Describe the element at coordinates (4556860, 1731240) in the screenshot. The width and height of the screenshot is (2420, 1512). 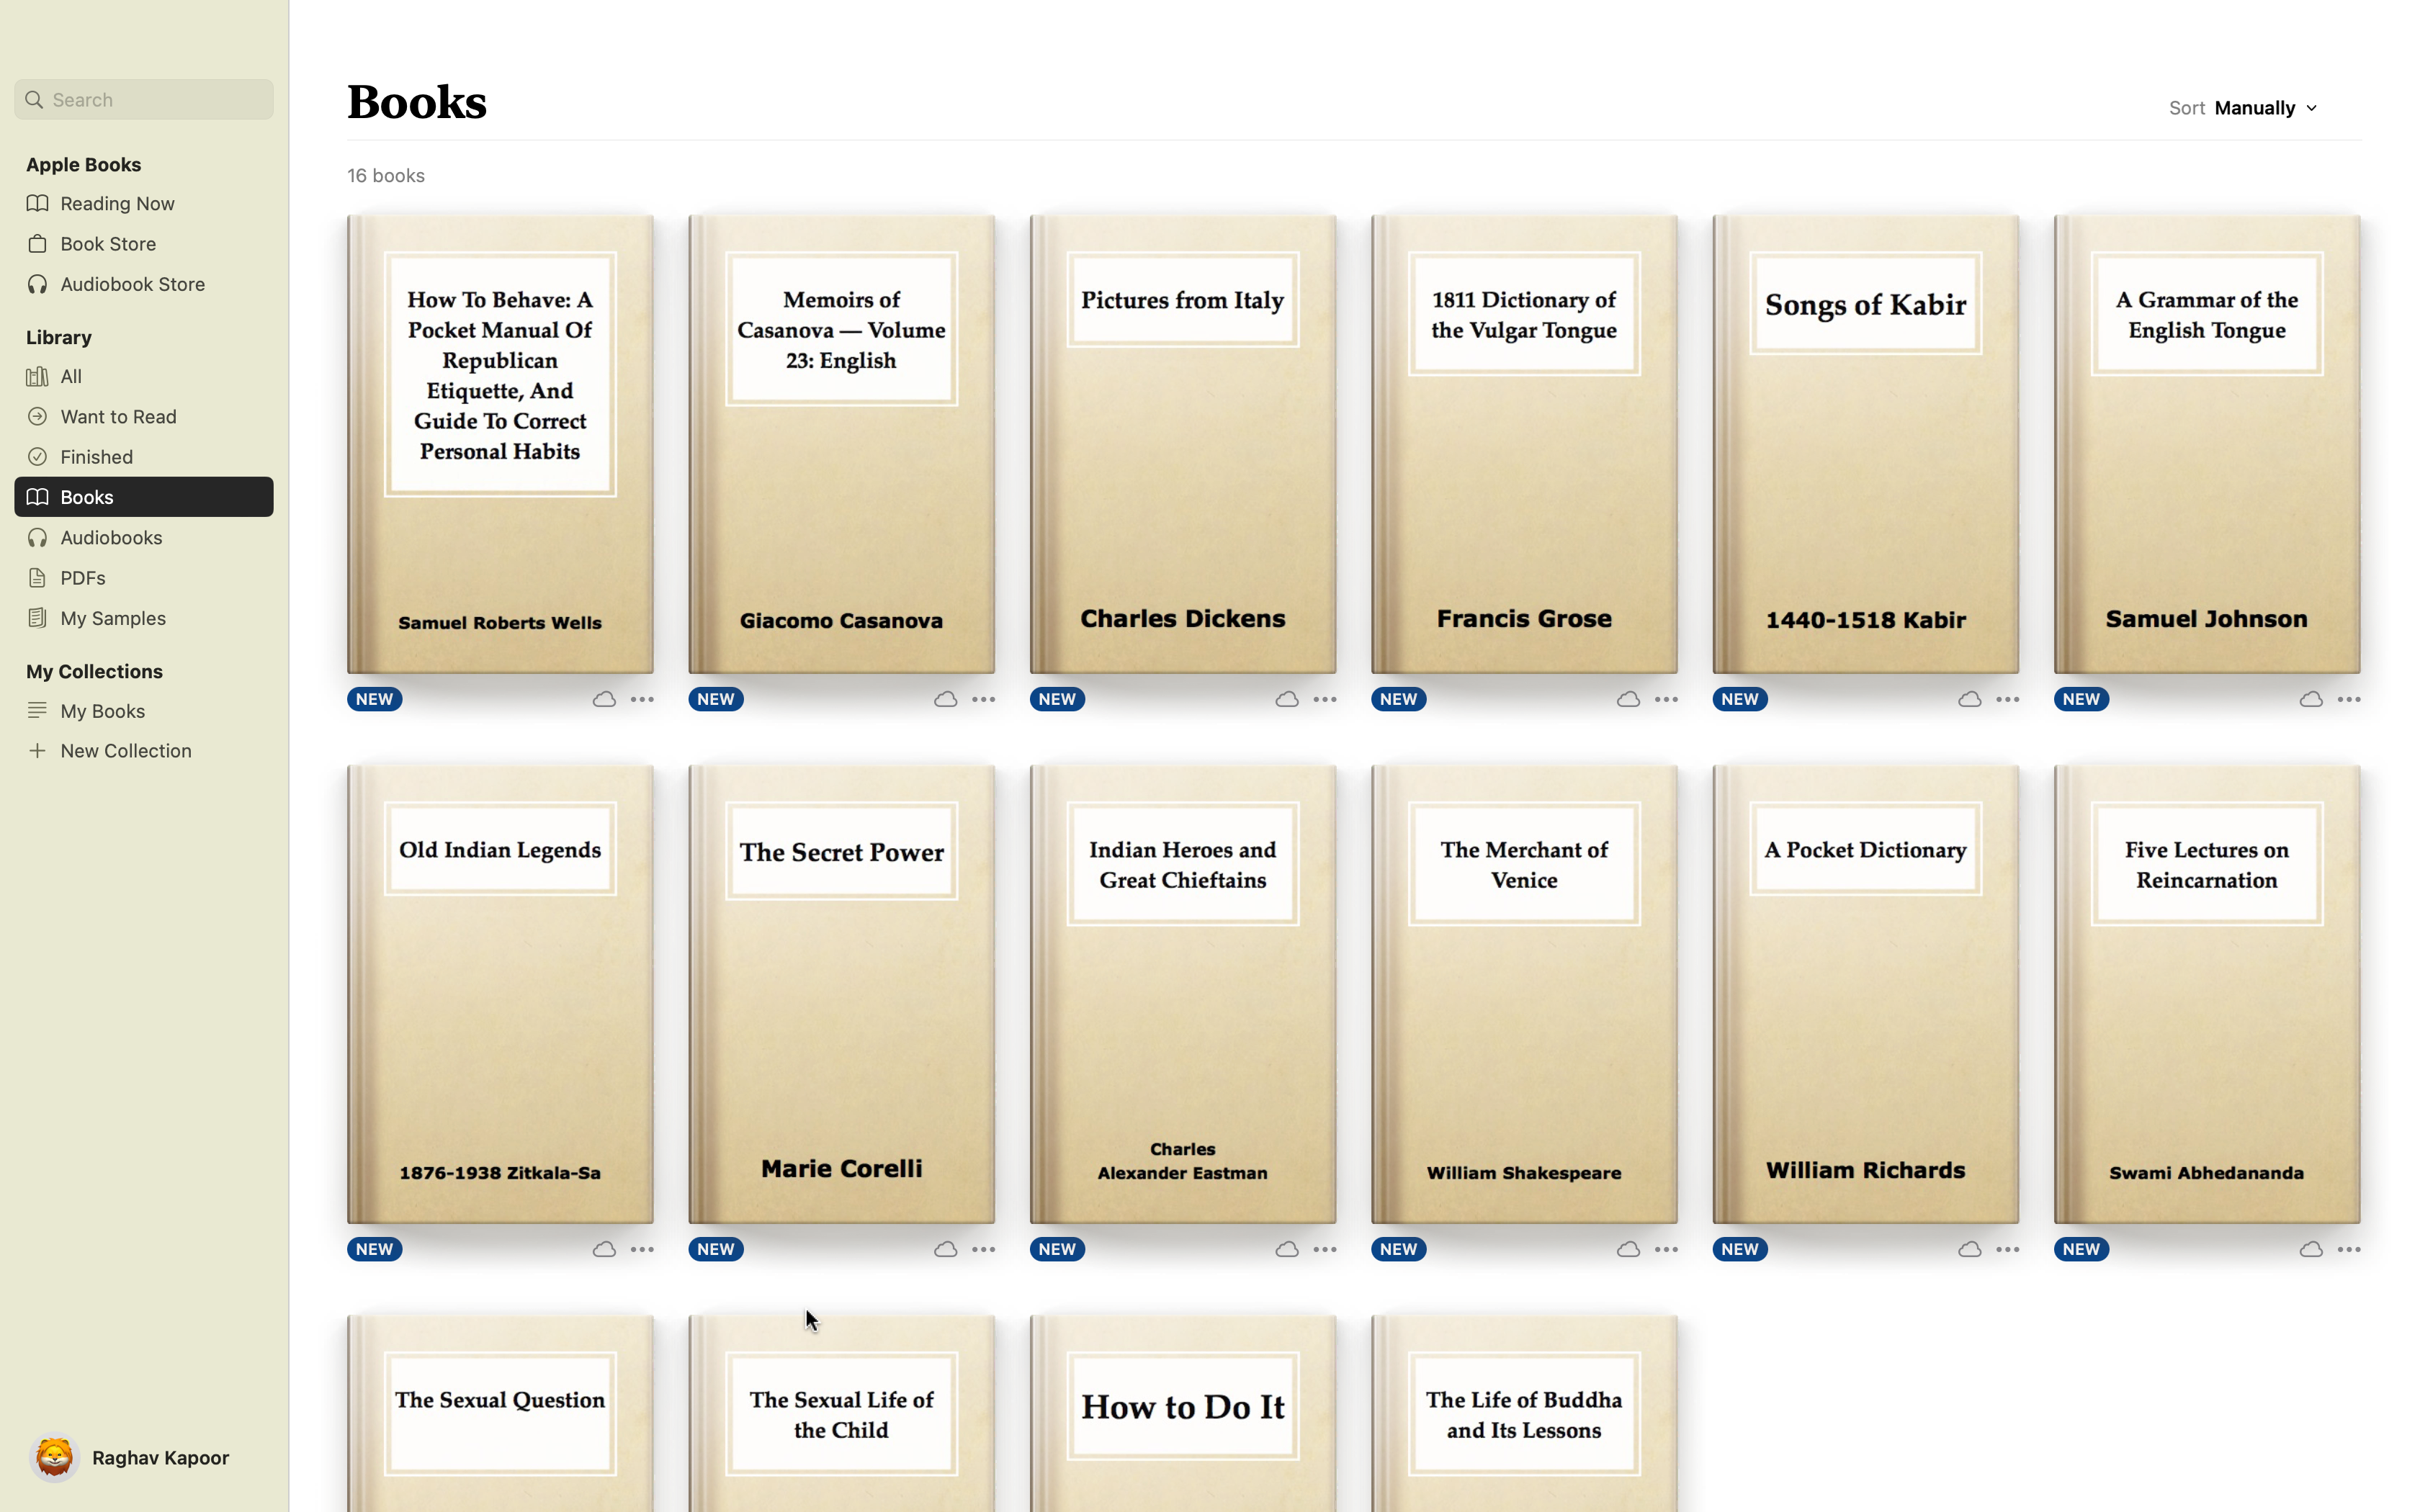
I see `Navigate downwards to view additional books in the library` at that location.